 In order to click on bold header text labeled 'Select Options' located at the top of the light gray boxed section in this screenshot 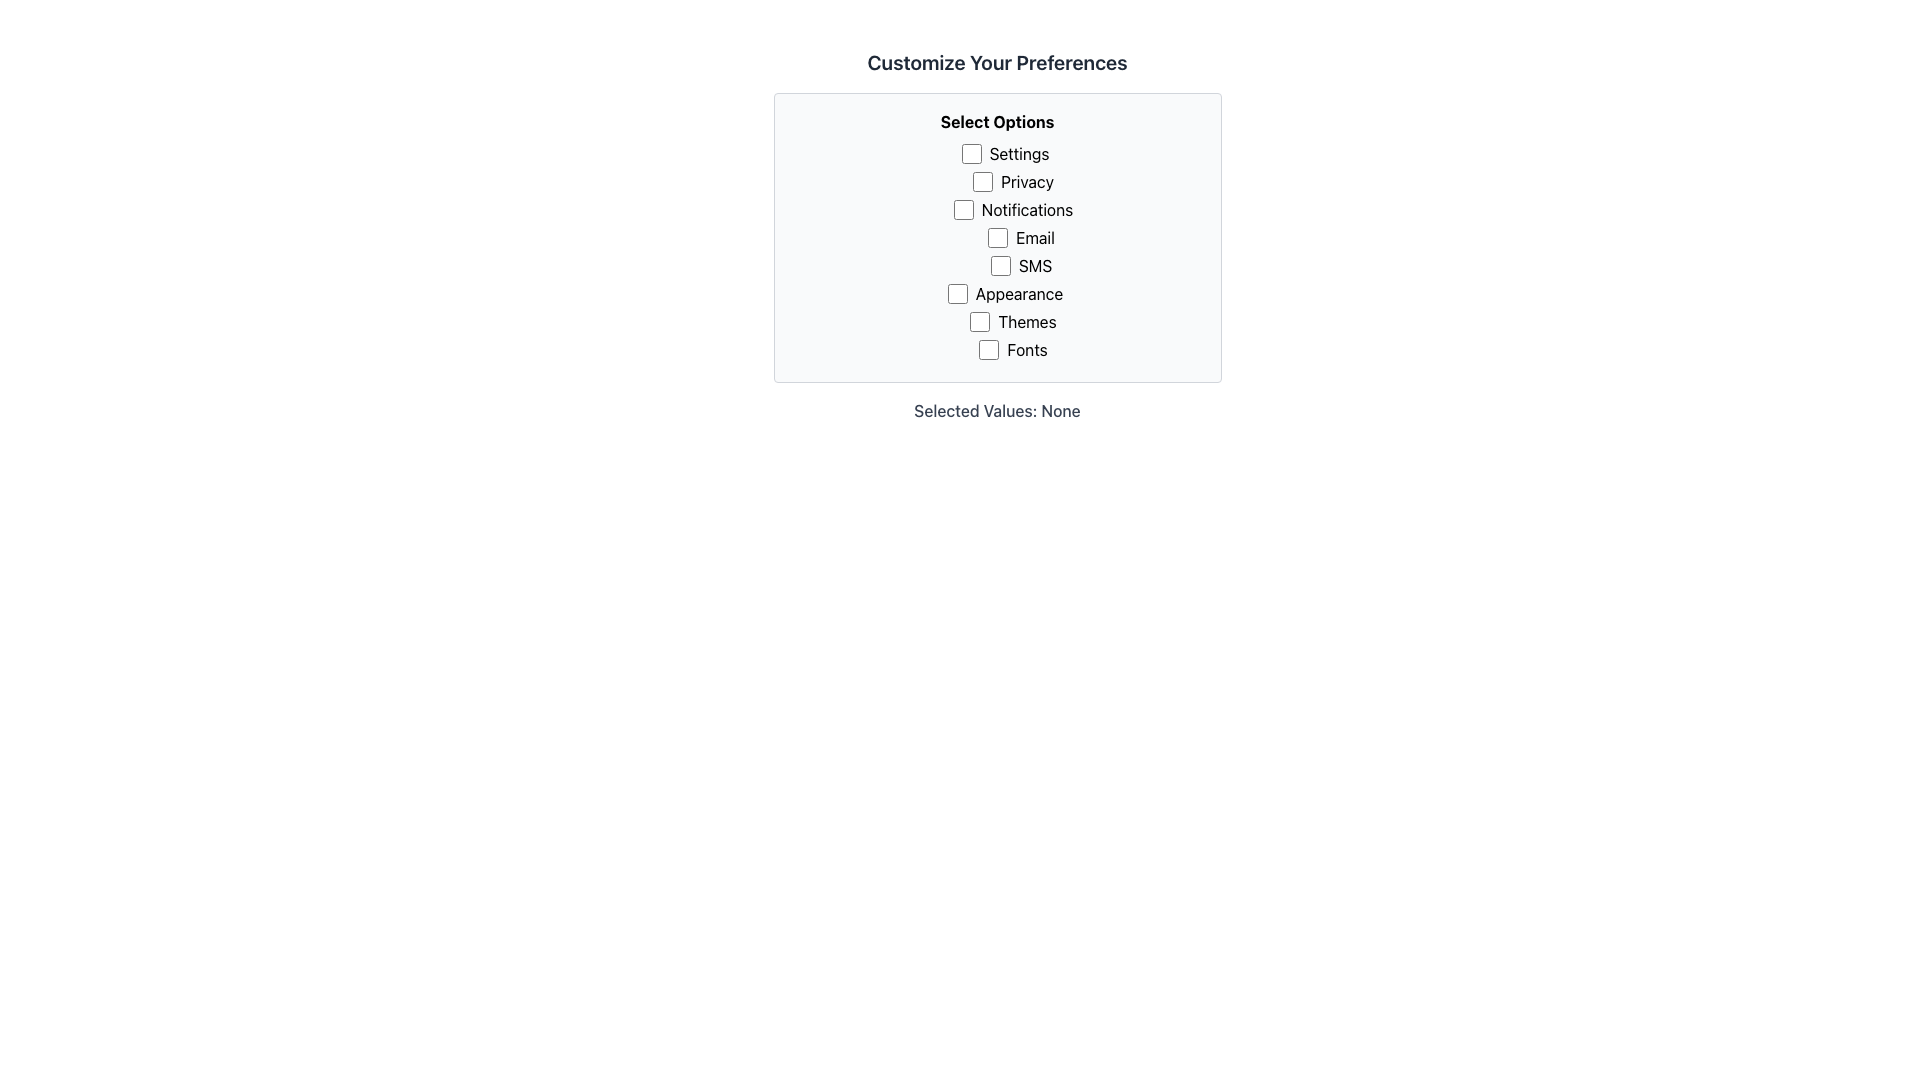, I will do `click(997, 122)`.